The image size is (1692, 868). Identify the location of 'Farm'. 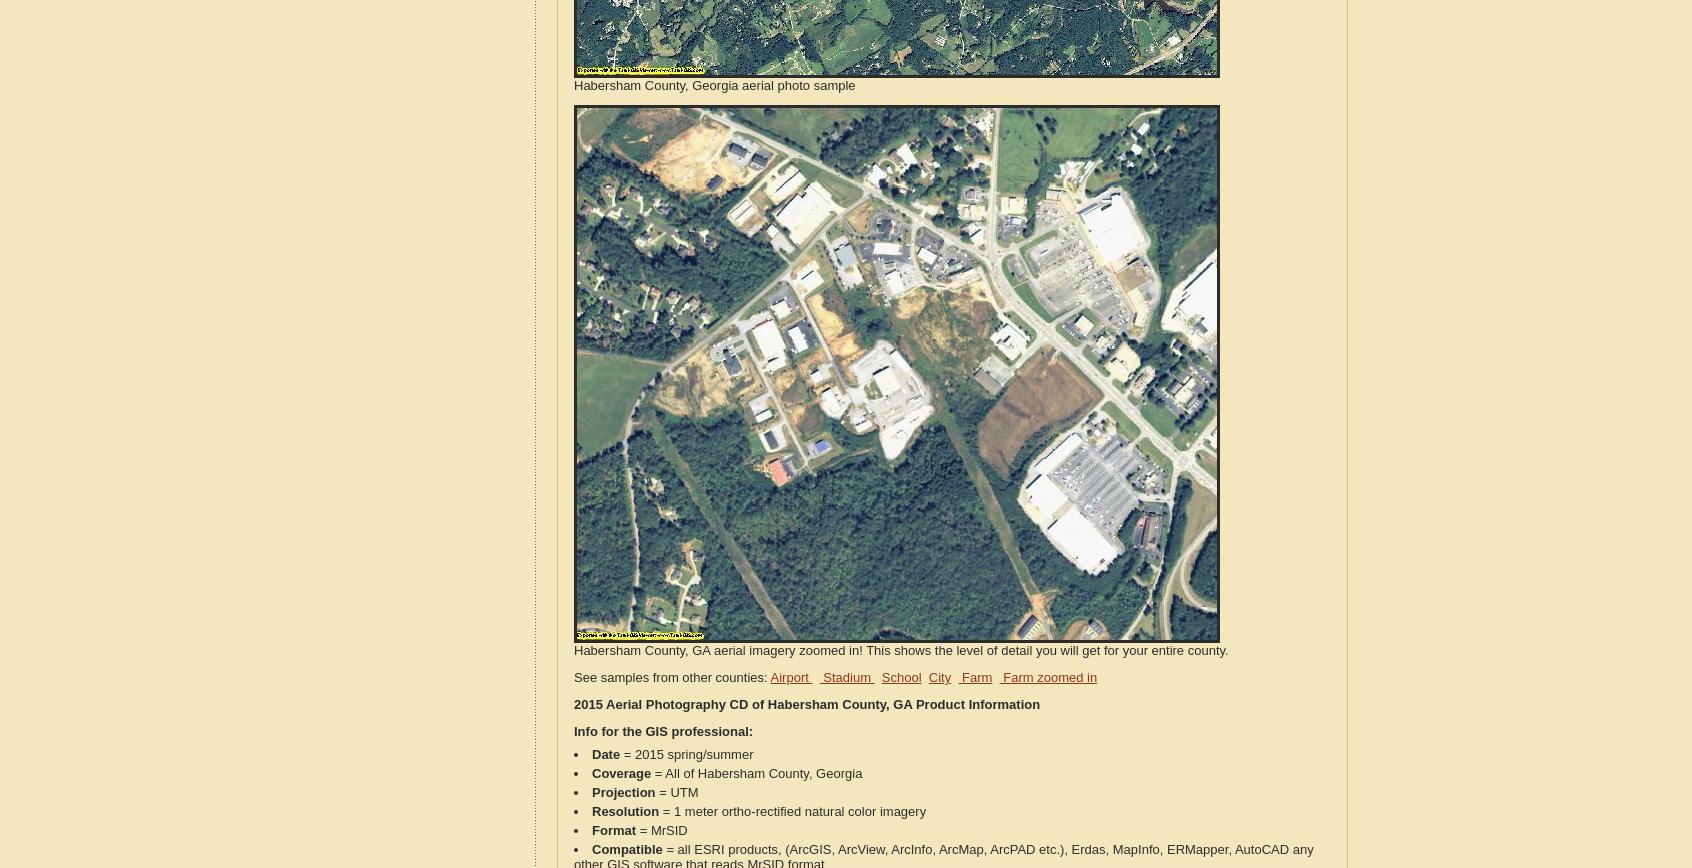
(974, 677).